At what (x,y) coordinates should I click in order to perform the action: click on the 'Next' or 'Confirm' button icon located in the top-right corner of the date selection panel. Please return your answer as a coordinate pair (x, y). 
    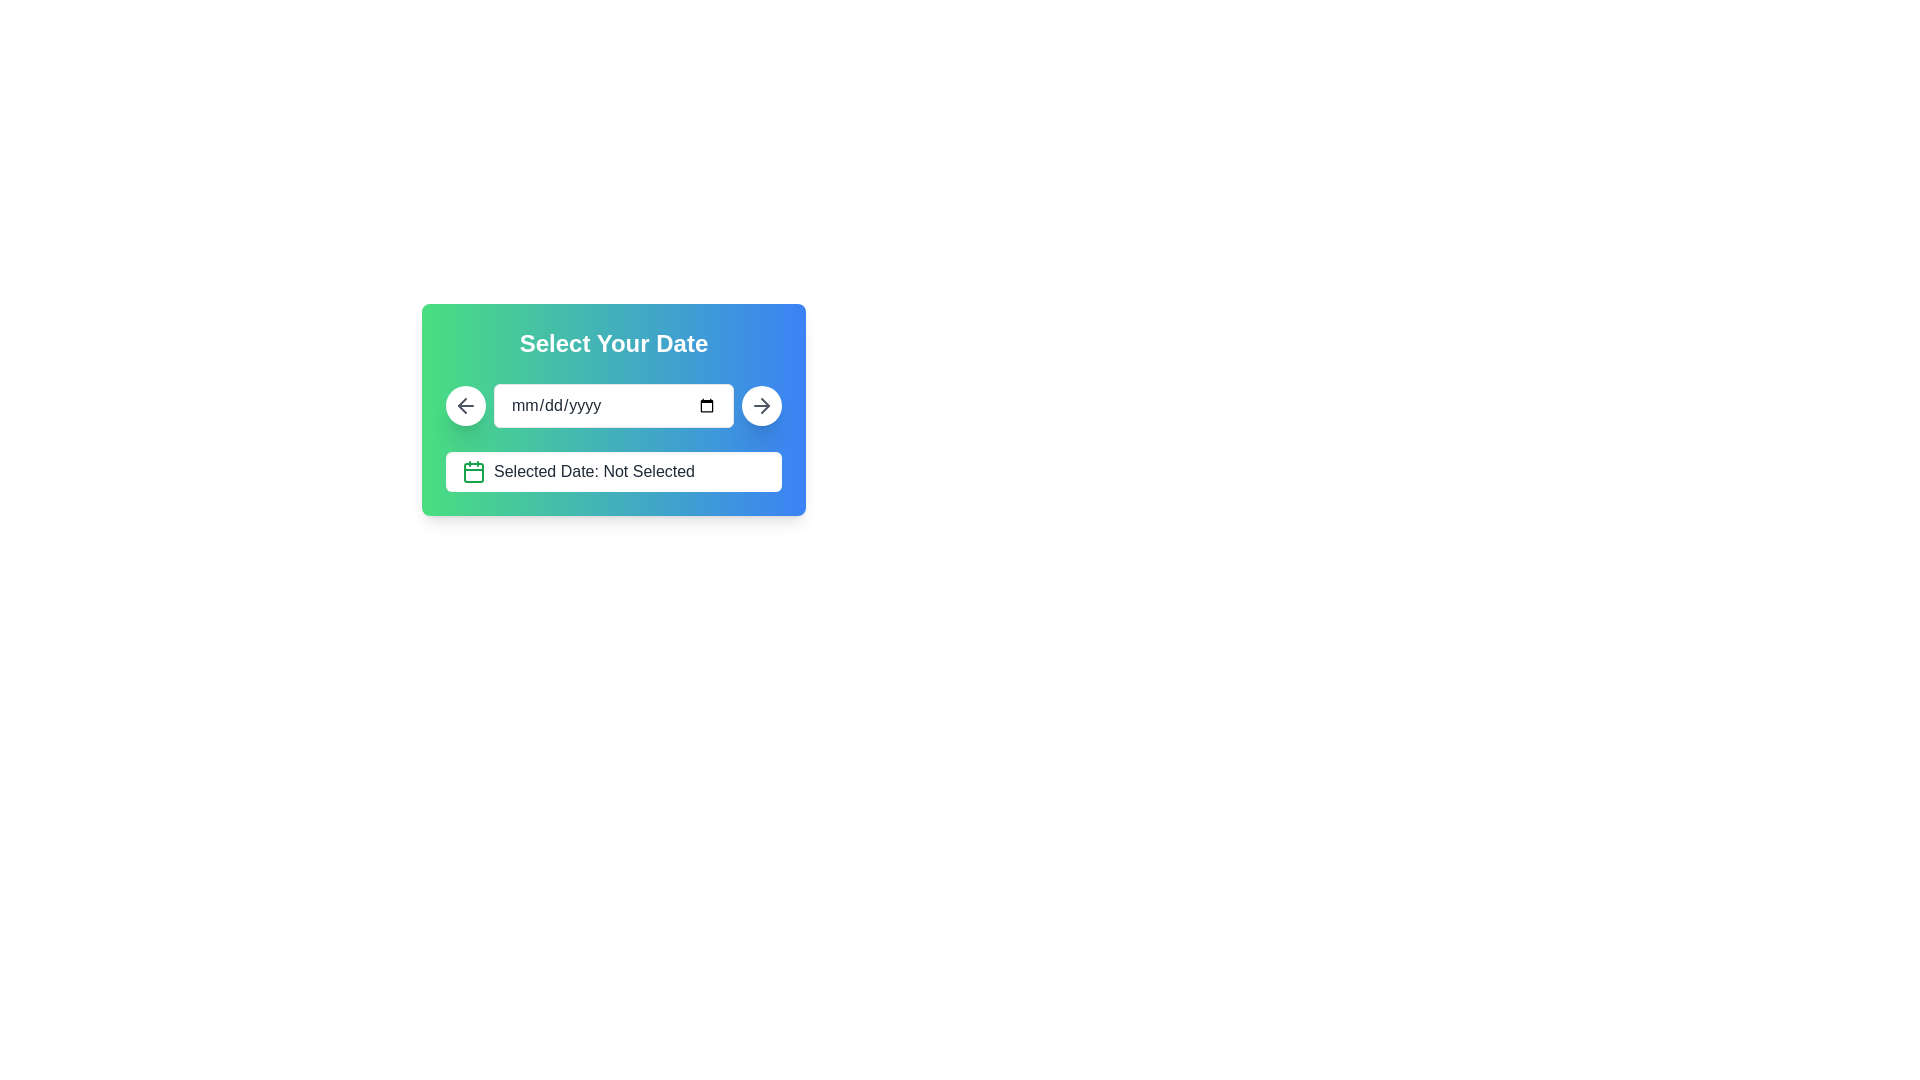
    Looking at the image, I should click on (761, 405).